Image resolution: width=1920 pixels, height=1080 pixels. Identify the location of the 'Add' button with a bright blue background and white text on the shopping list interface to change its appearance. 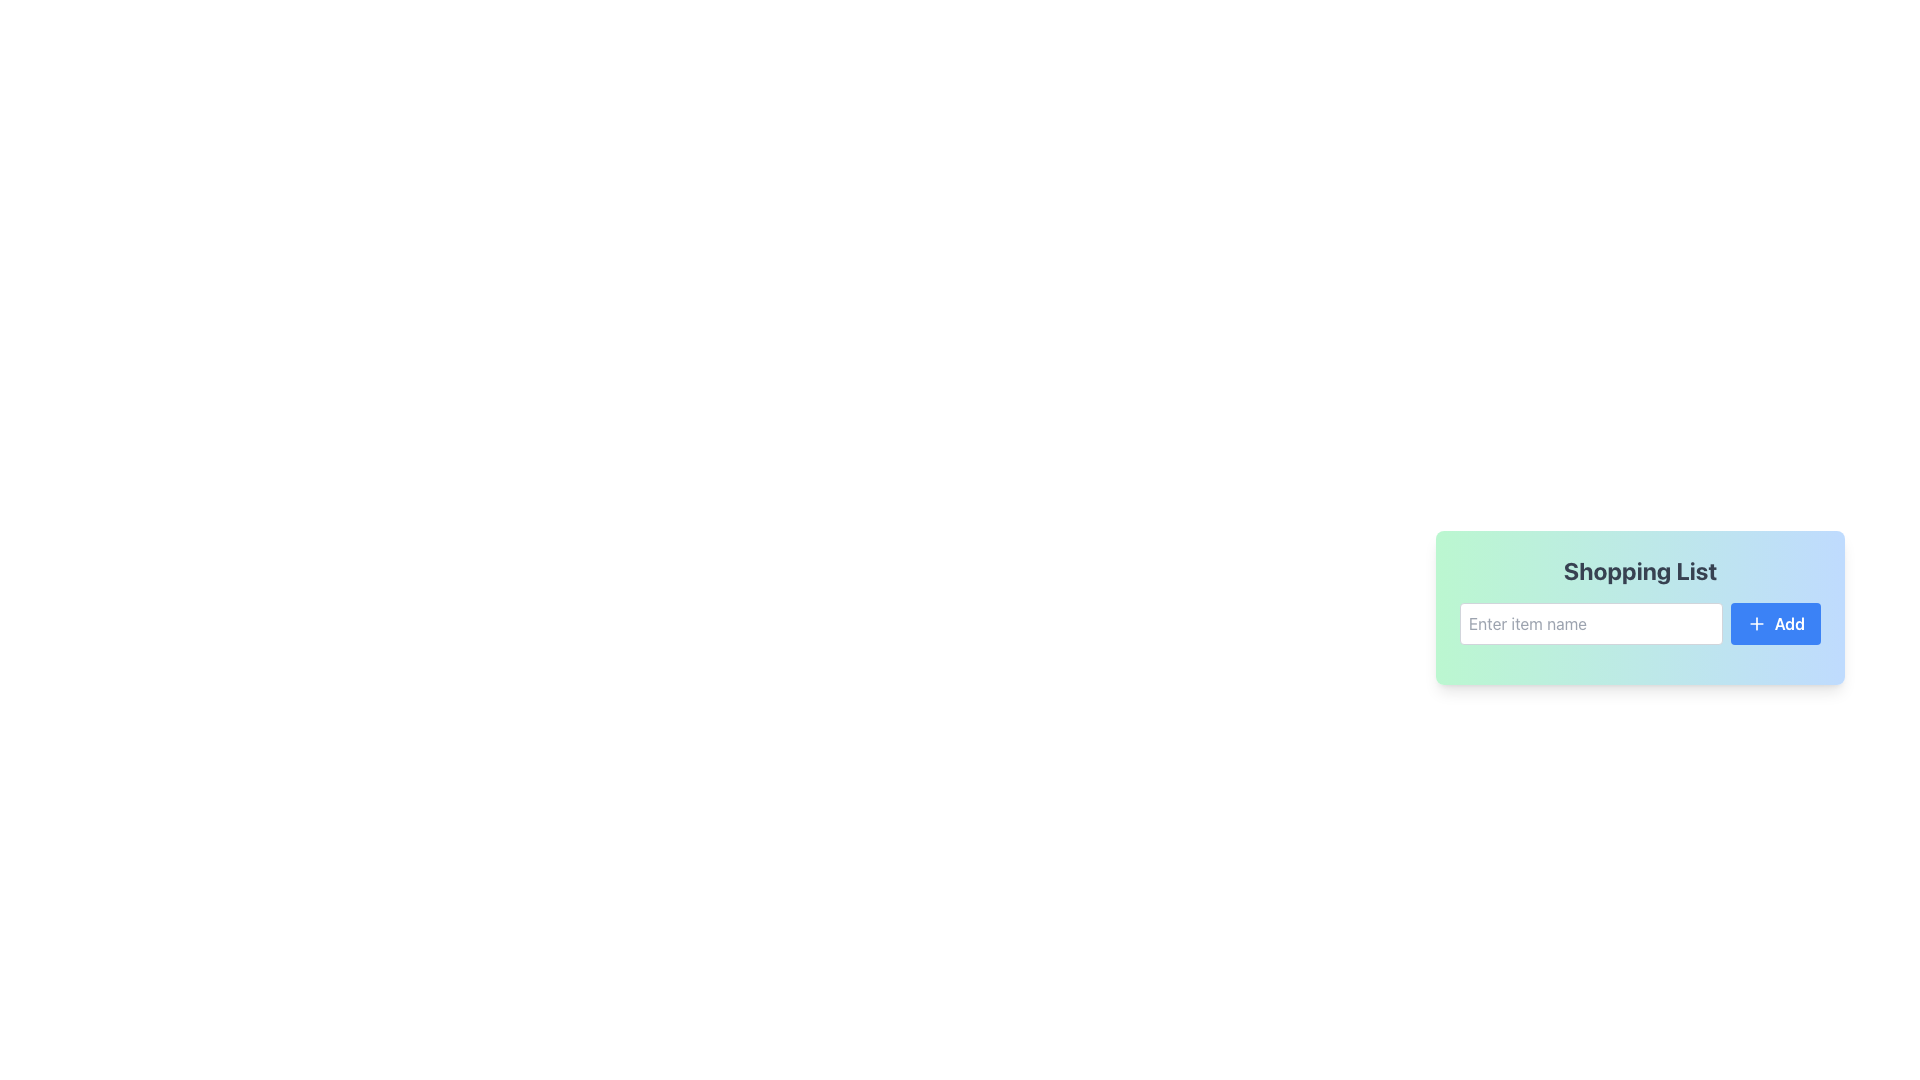
(1775, 623).